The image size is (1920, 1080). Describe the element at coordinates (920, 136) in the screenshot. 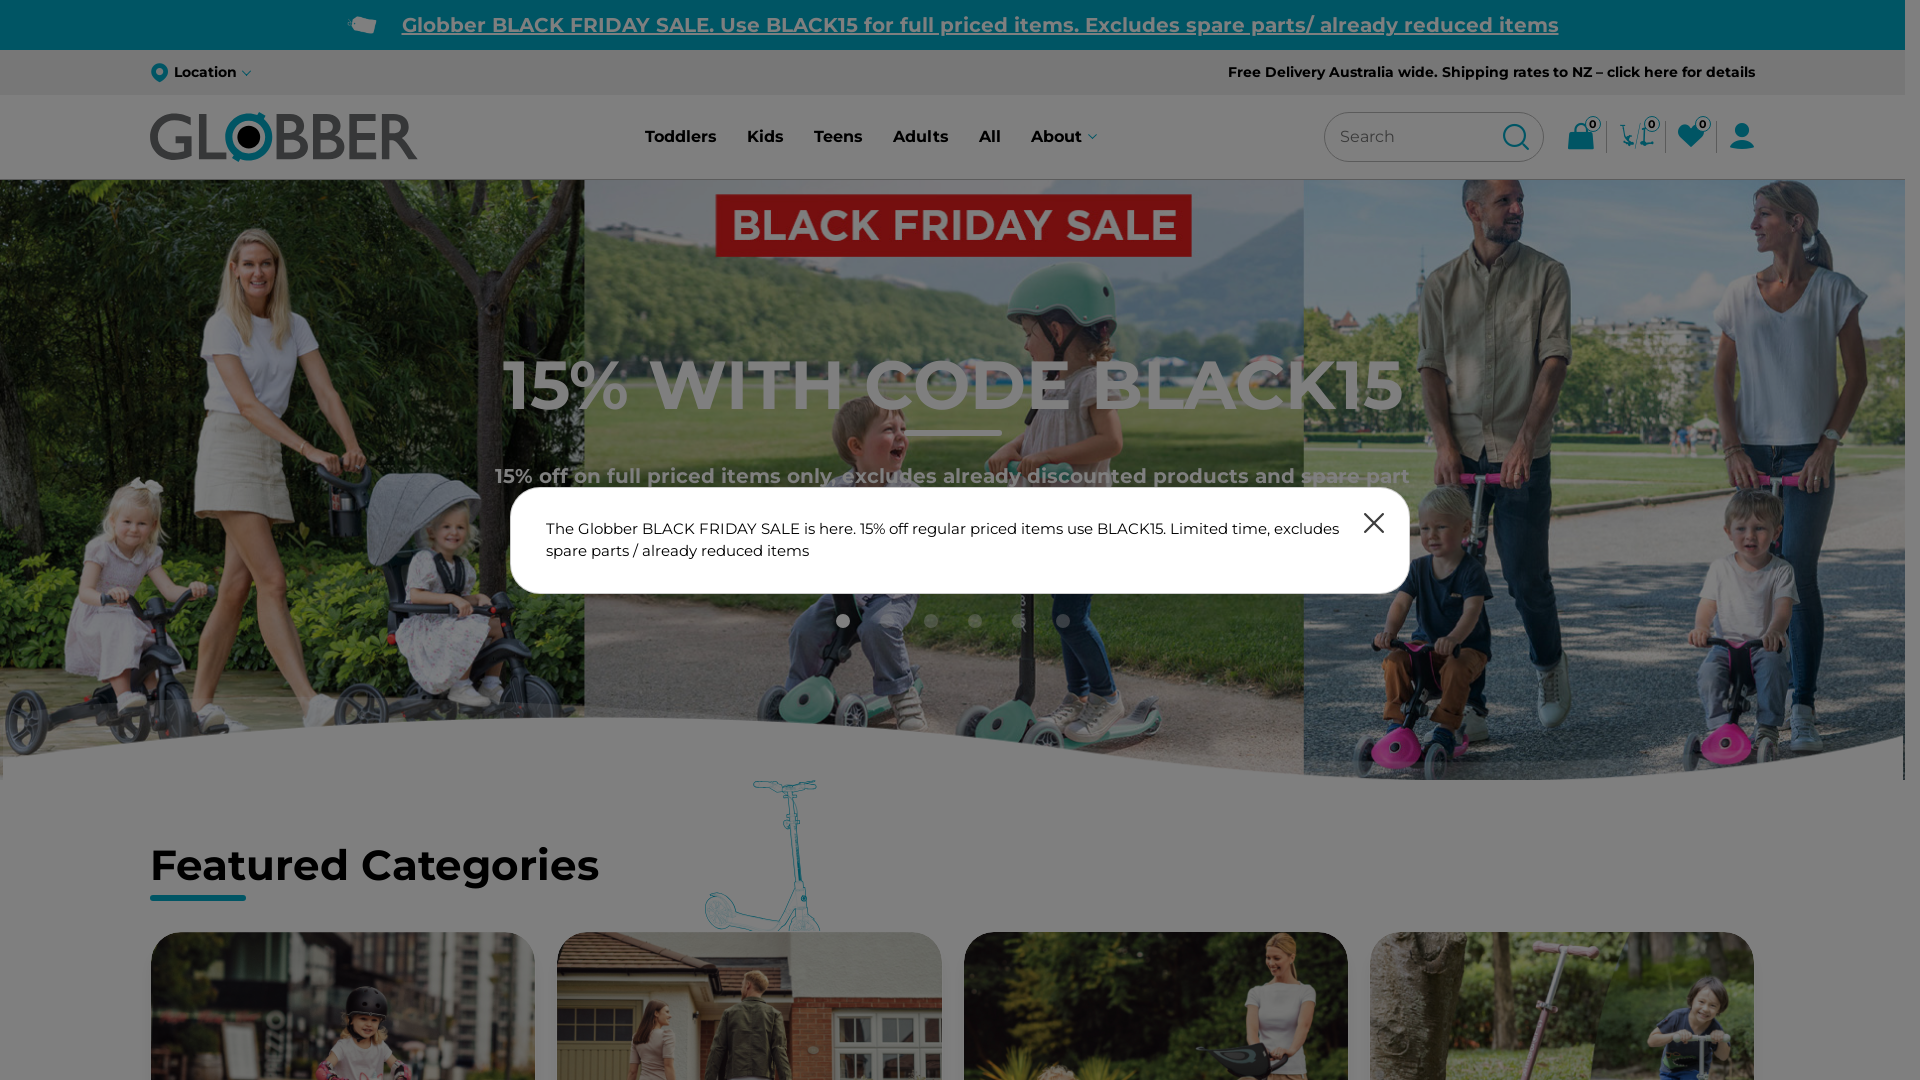

I see `'Adults'` at that location.